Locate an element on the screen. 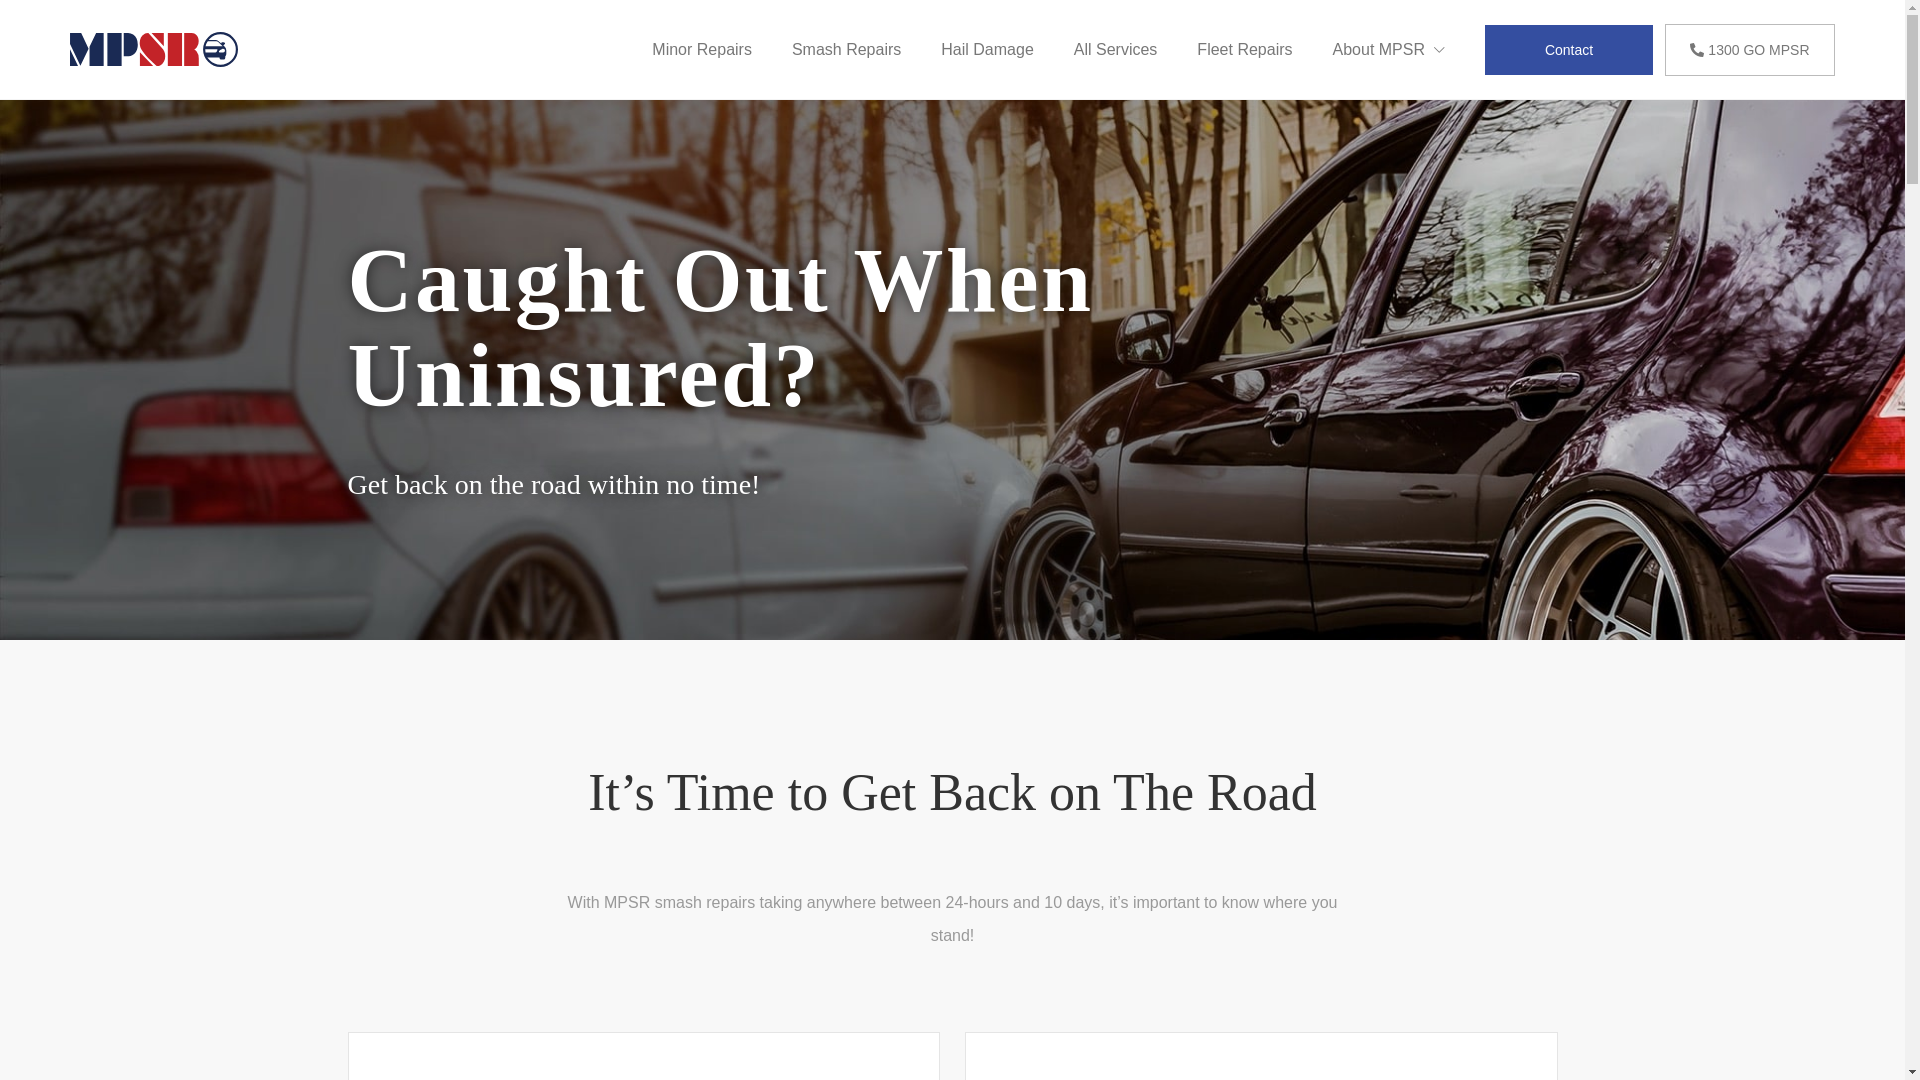 The width and height of the screenshot is (1920, 1080). 'Contact' is located at coordinates (1568, 48).